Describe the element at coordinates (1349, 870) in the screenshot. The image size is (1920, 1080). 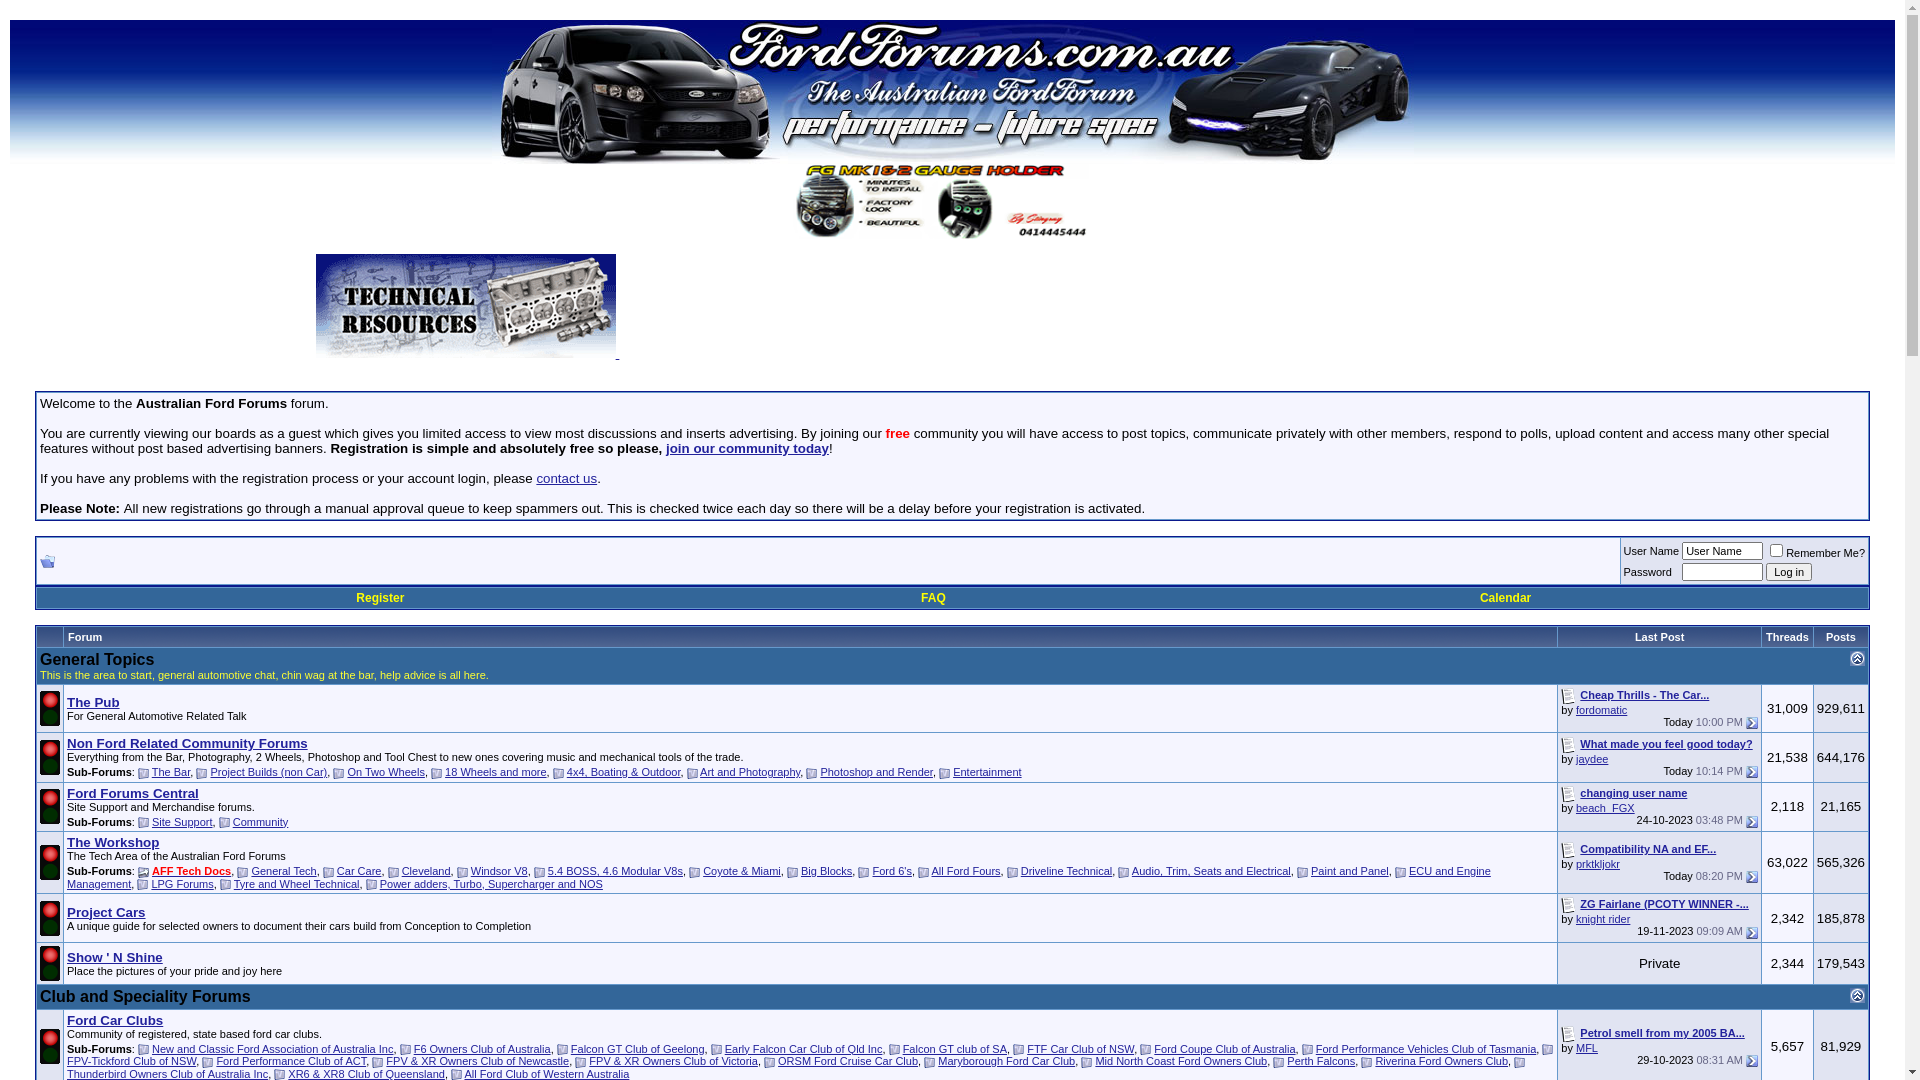
I see `'Paint and Panel'` at that location.